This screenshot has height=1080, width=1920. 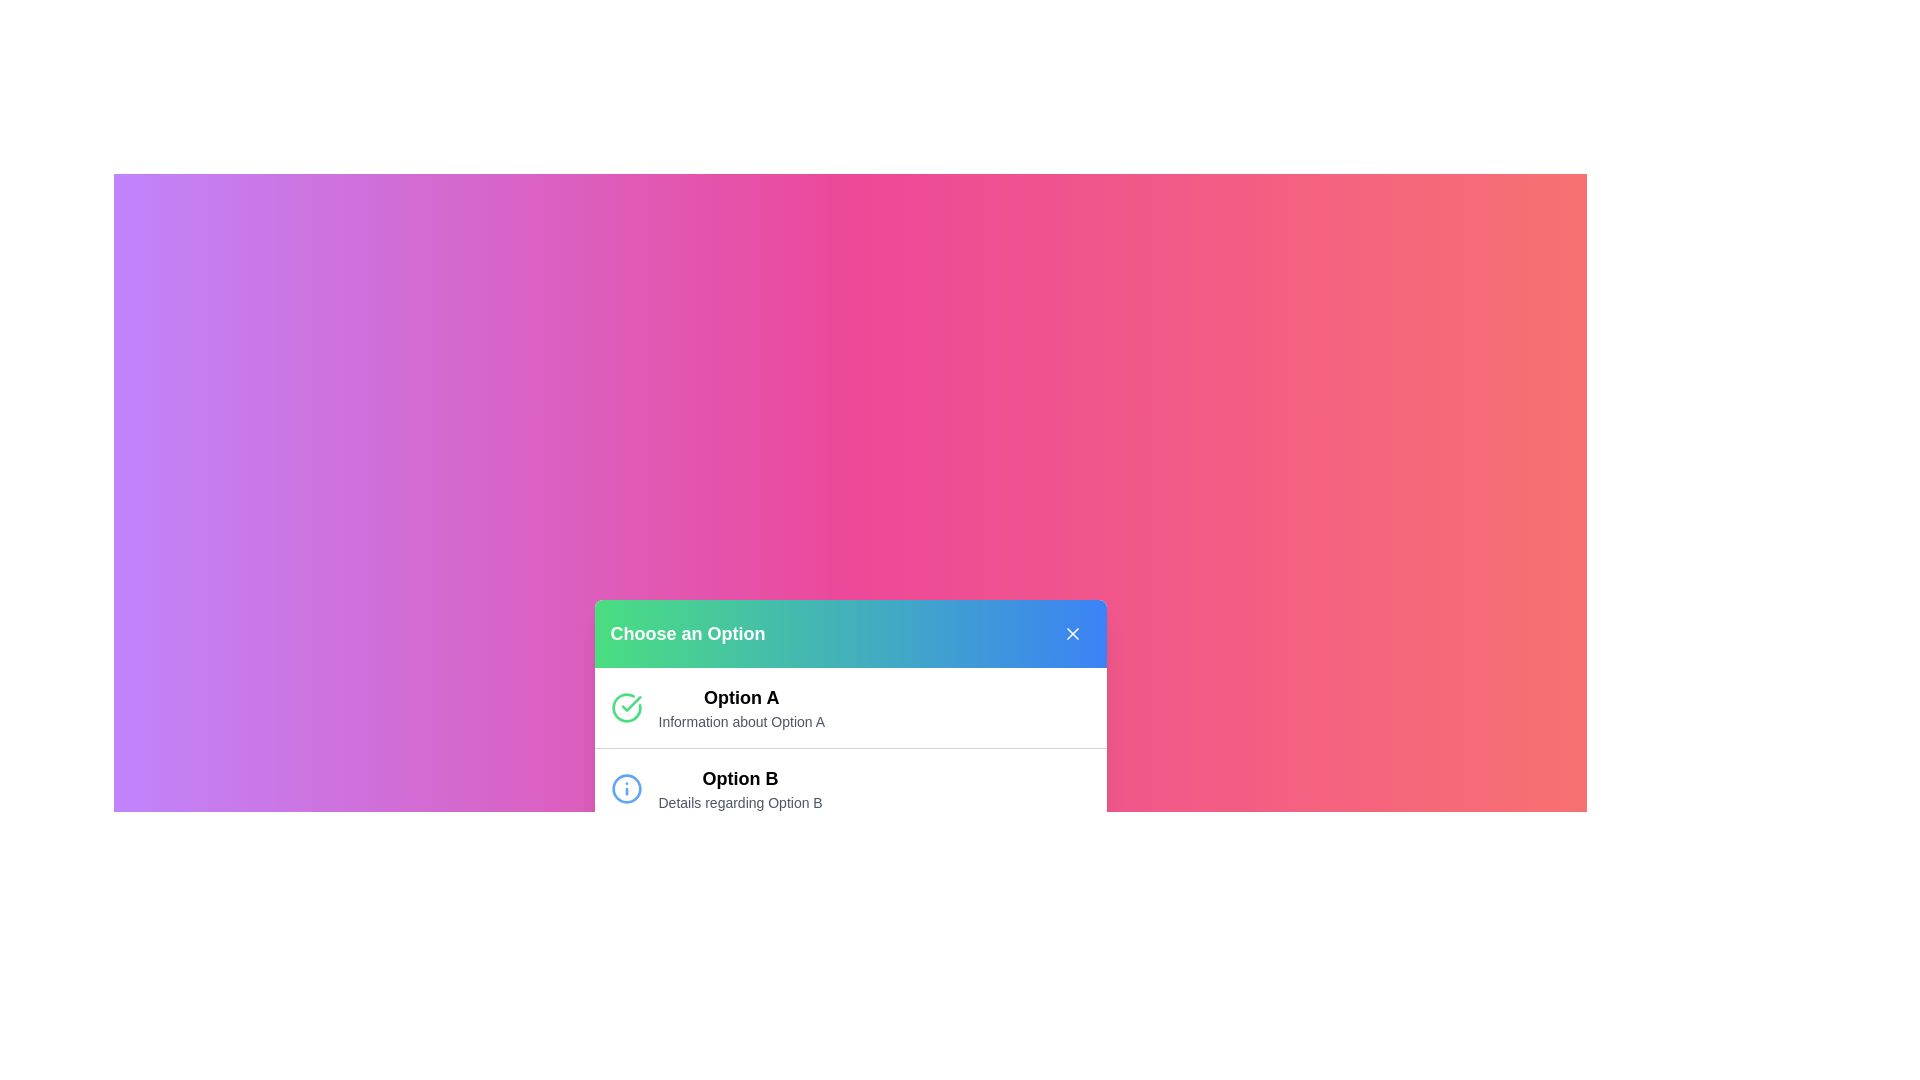 What do you see at coordinates (850, 786) in the screenshot?
I see `the second option (Option B) in the StylishDialog component` at bounding box center [850, 786].